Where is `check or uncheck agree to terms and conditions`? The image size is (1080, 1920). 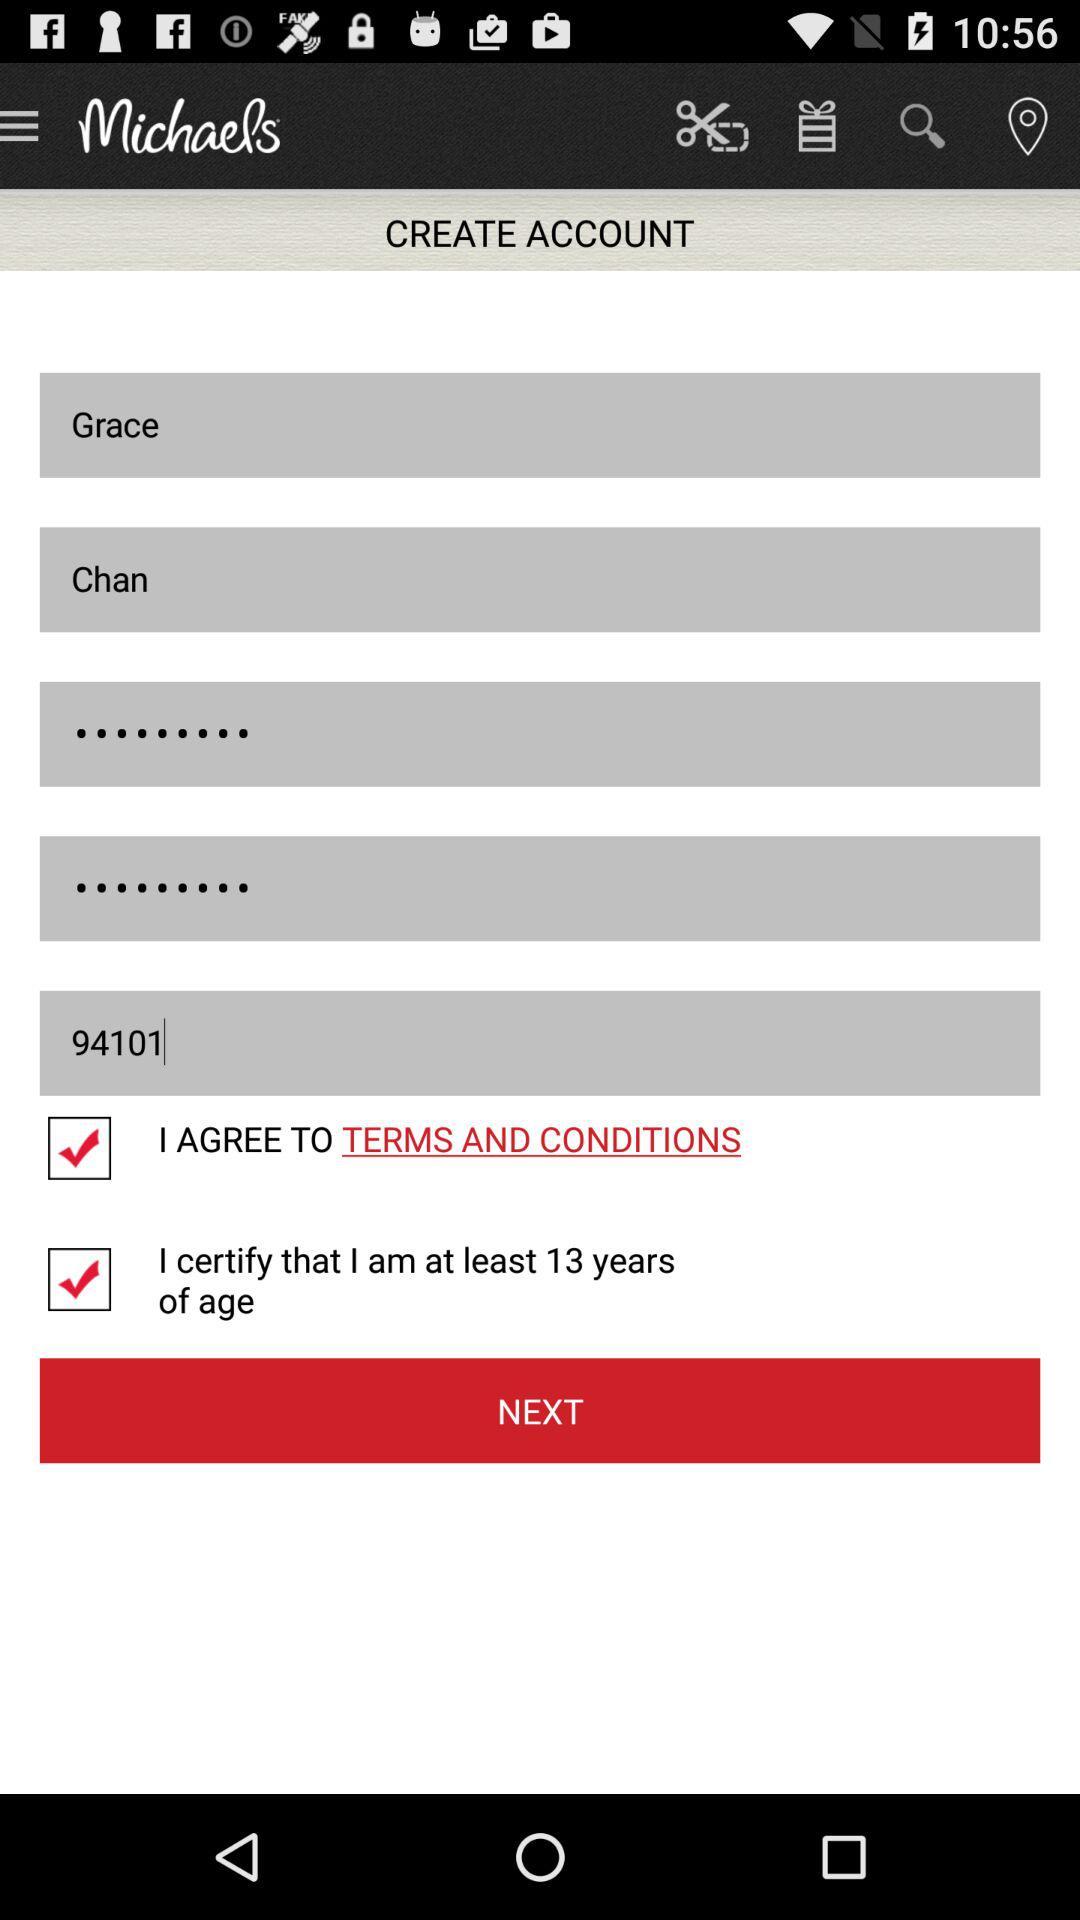
check or uncheck agree to terms and conditions is located at coordinates (99, 1148).